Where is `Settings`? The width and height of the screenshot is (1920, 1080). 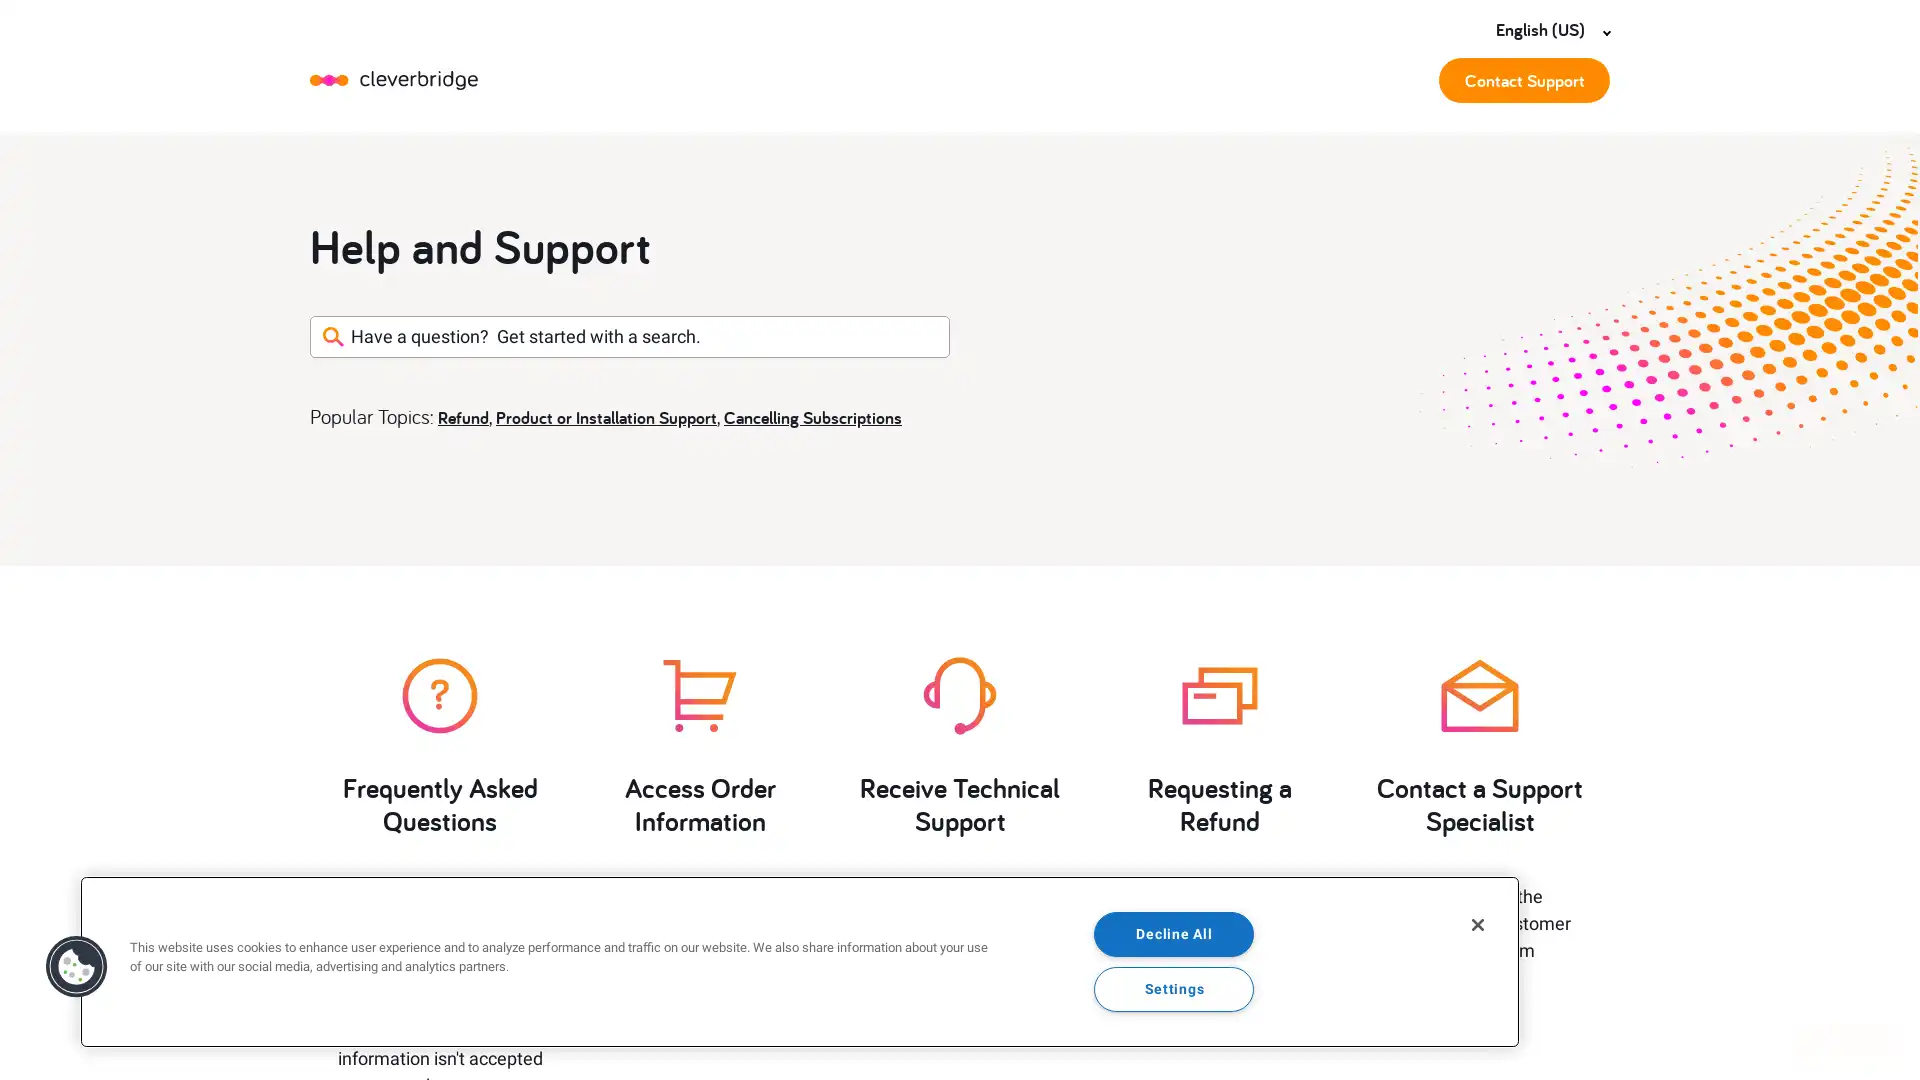
Settings is located at coordinates (1174, 987).